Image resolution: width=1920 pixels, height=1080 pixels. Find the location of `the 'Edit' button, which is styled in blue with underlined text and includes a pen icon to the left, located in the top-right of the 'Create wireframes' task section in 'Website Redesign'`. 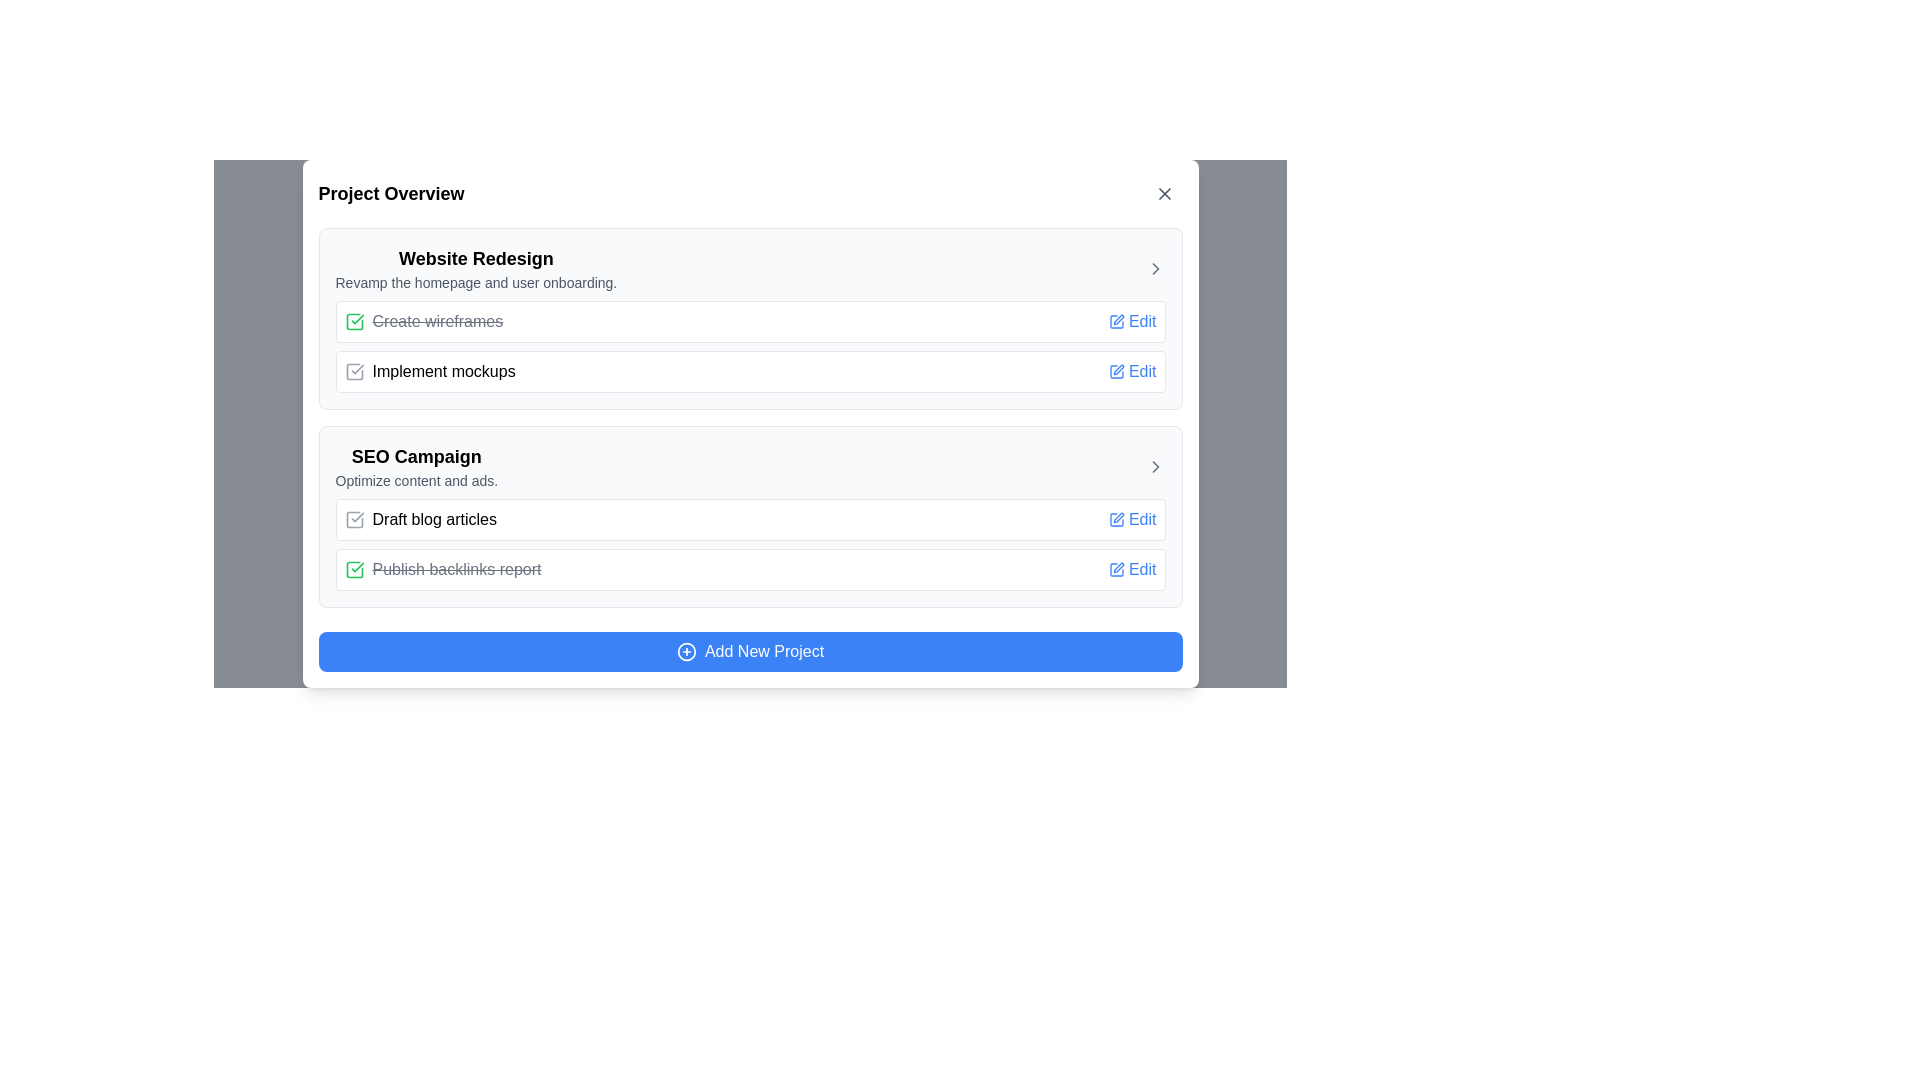

the 'Edit' button, which is styled in blue with underlined text and includes a pen icon to the left, located in the top-right of the 'Create wireframes' task section in 'Website Redesign' is located at coordinates (1132, 320).